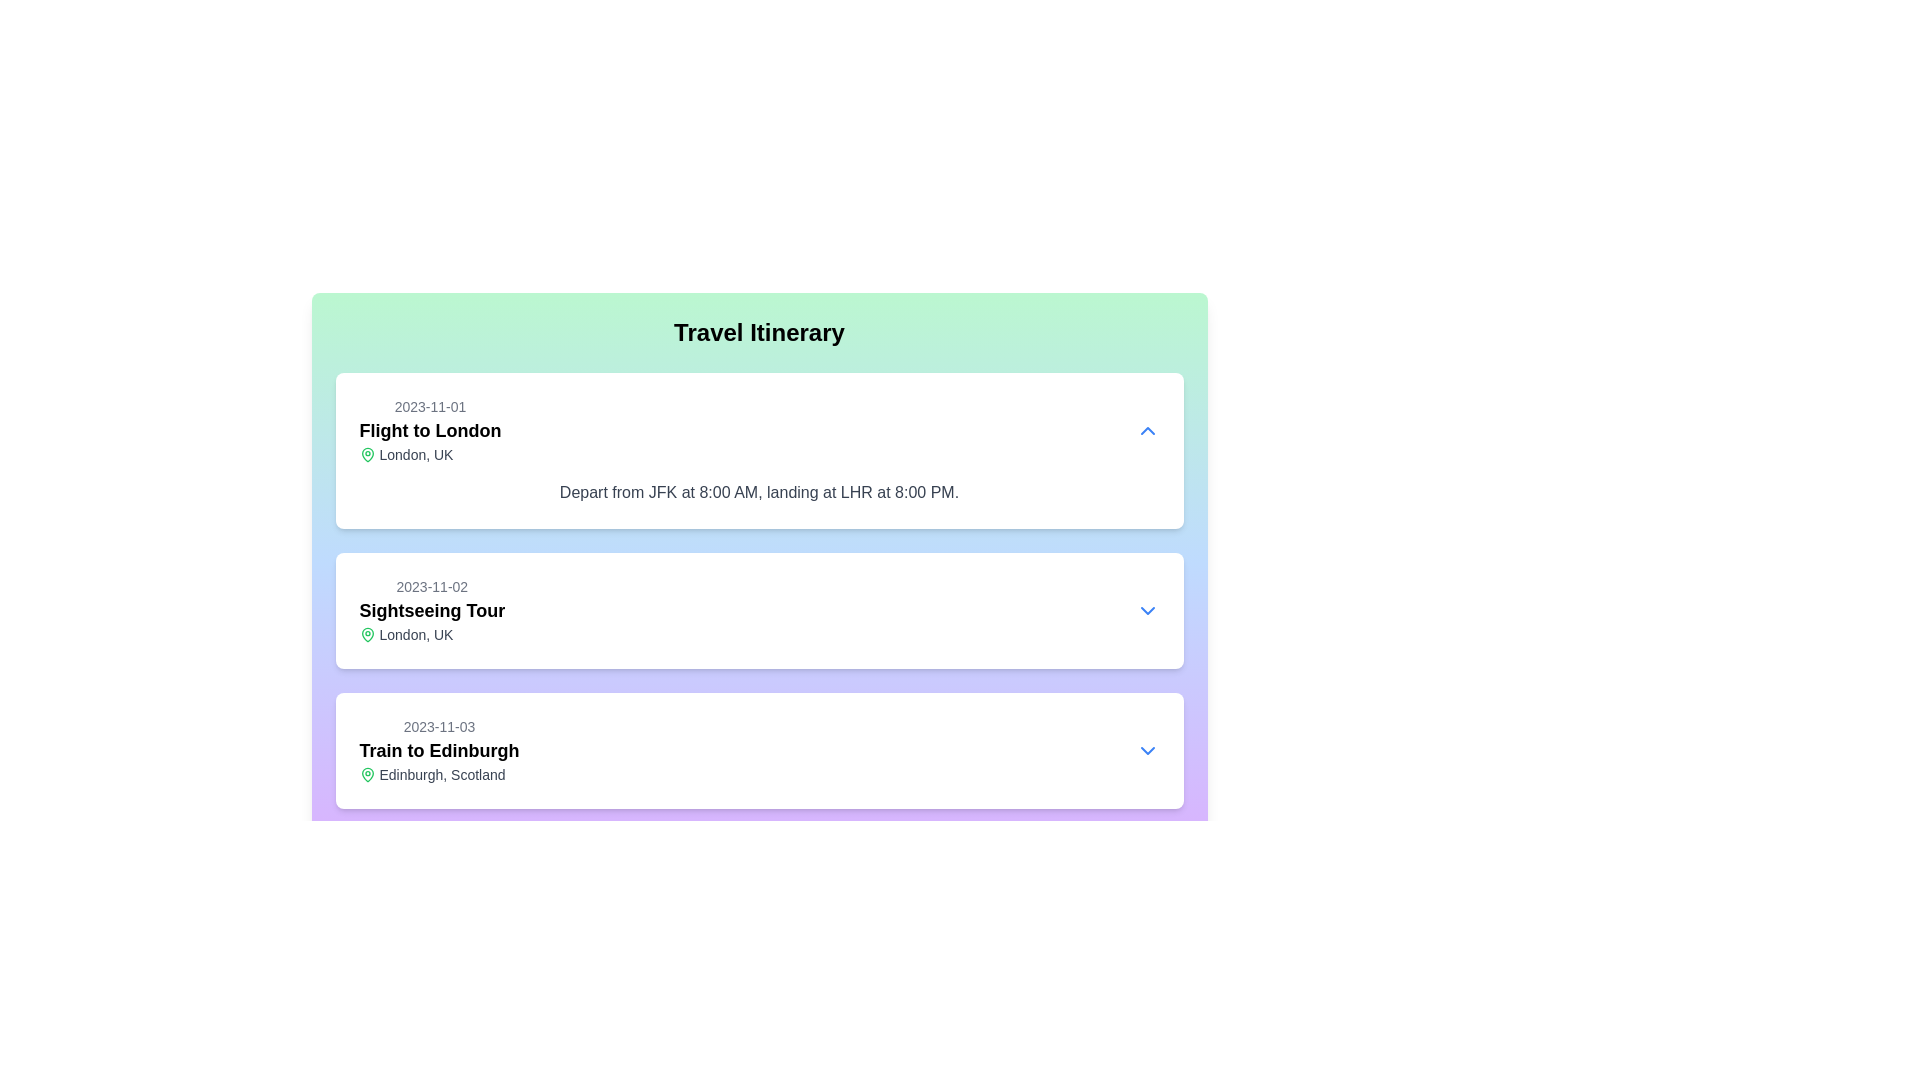 The image size is (1920, 1080). I want to click on text label indicating the date relevant to the event, which is positioned above the 'Flight to London' title and to the left of the 'London, UK' label, so click(429, 406).